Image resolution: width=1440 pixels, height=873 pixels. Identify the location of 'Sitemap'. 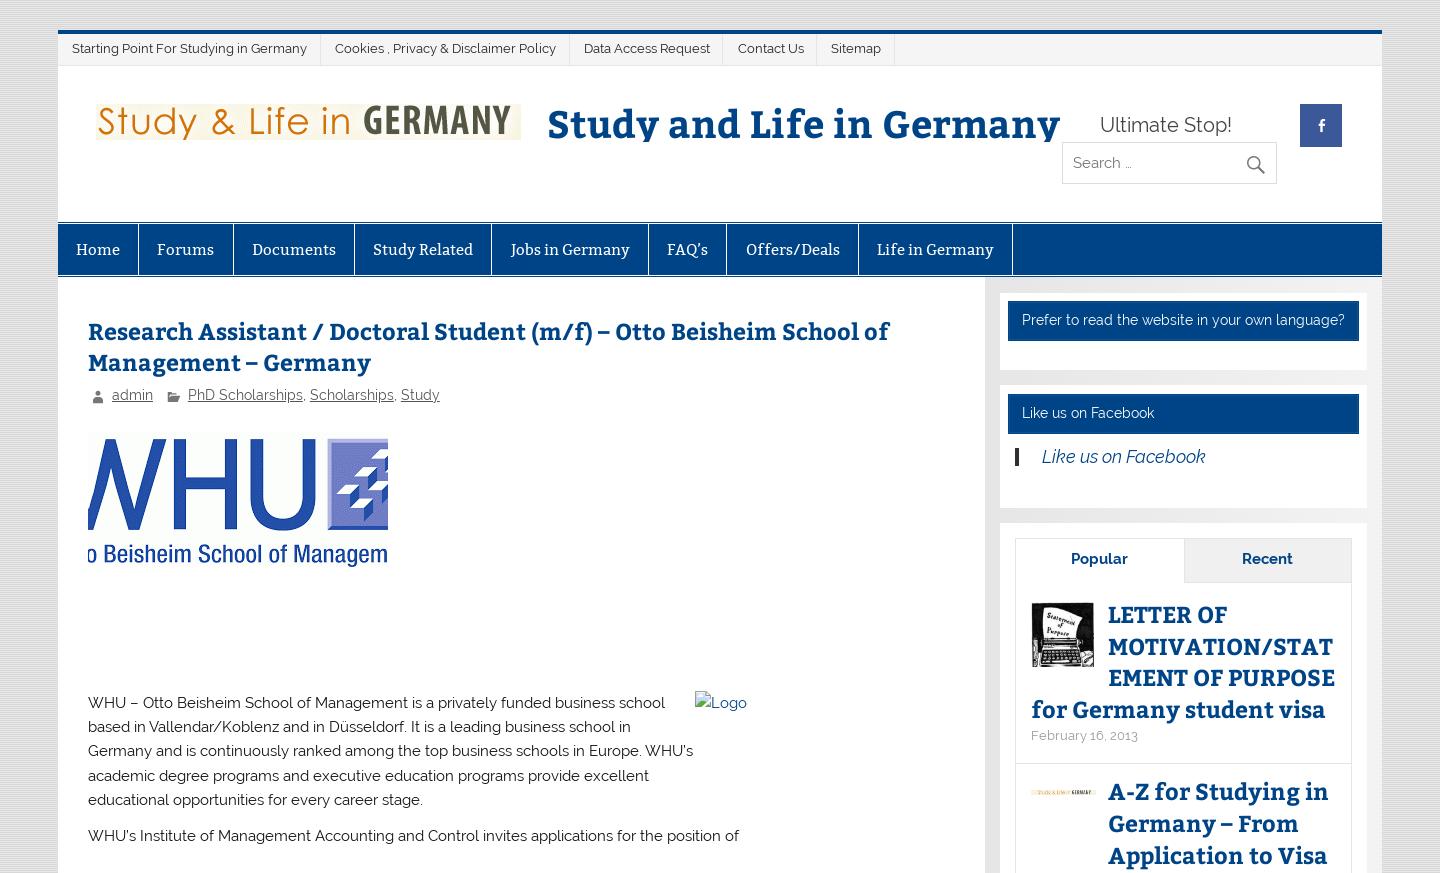
(854, 47).